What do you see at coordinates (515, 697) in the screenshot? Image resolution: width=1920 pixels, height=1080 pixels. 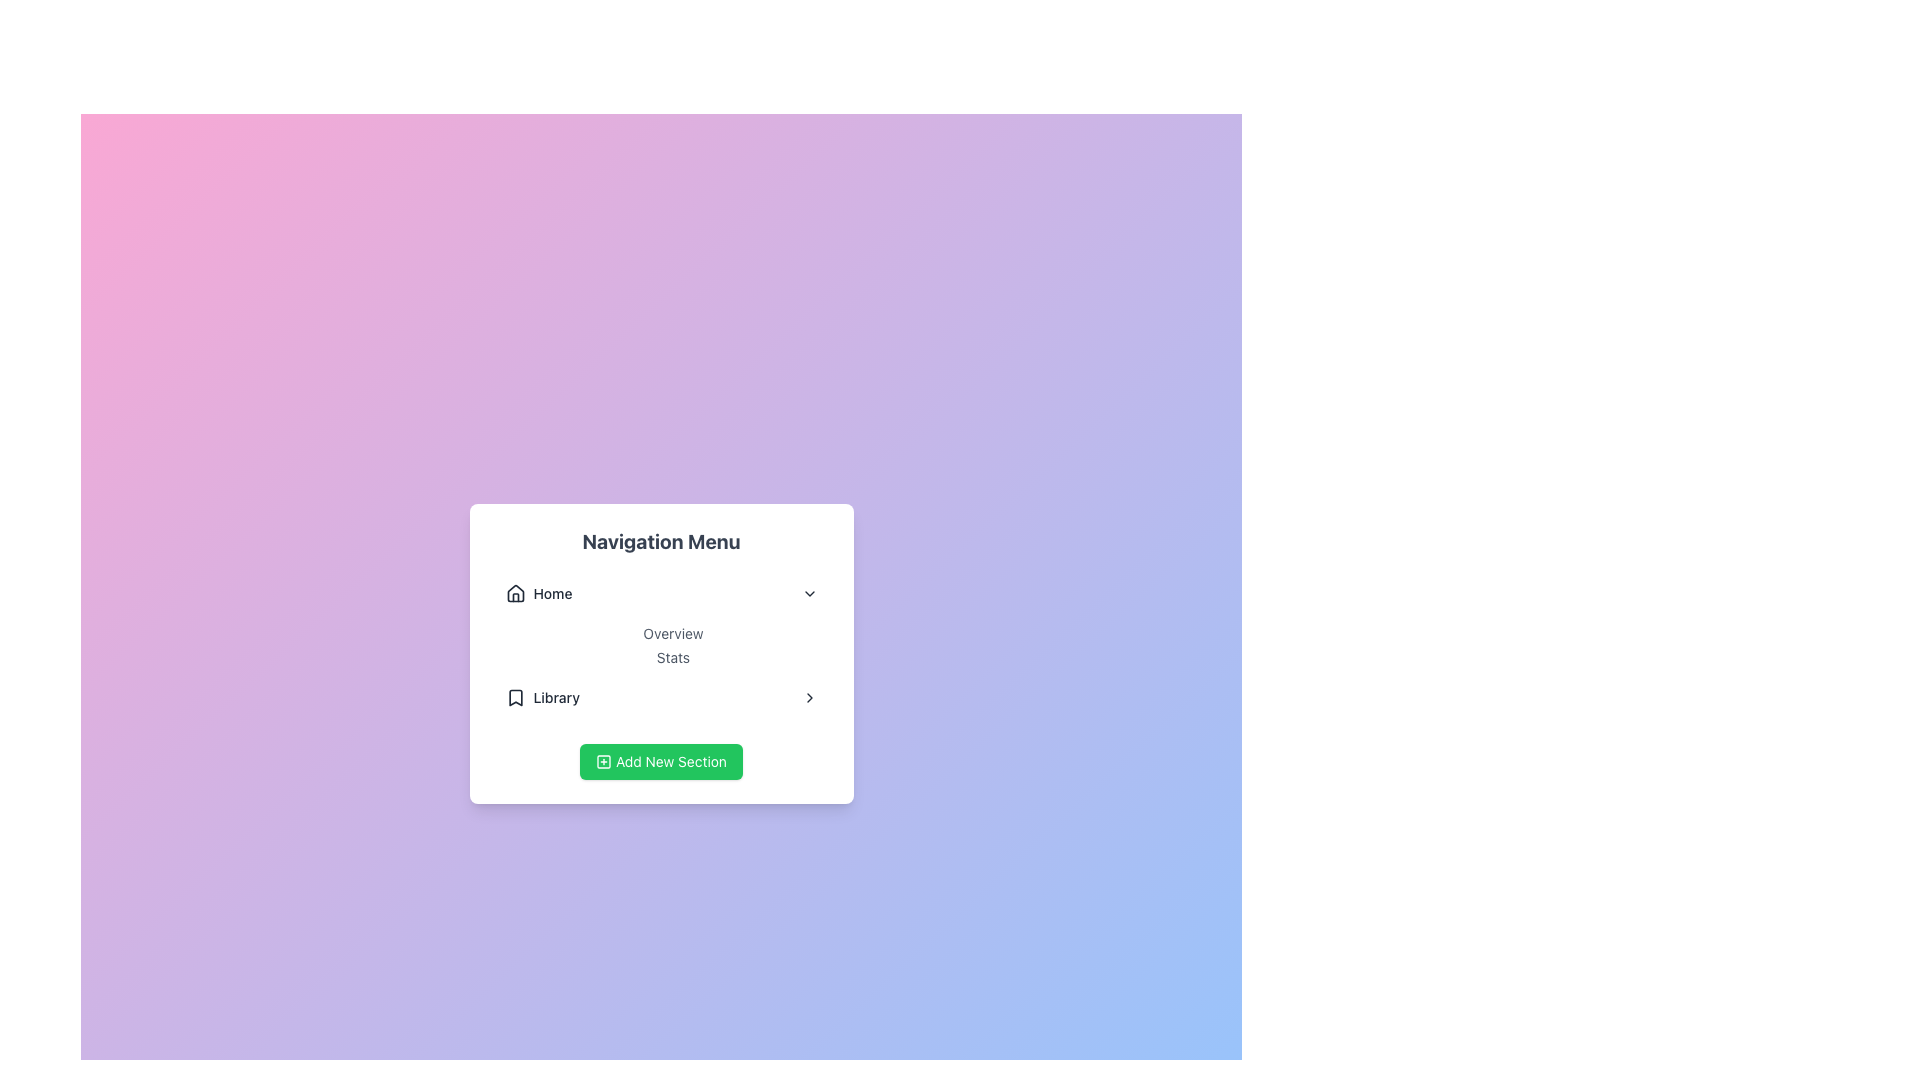 I see `the 'Library' icon located on the left side of the 'Library' menu item within the navigation menu to aid user navigation` at bounding box center [515, 697].